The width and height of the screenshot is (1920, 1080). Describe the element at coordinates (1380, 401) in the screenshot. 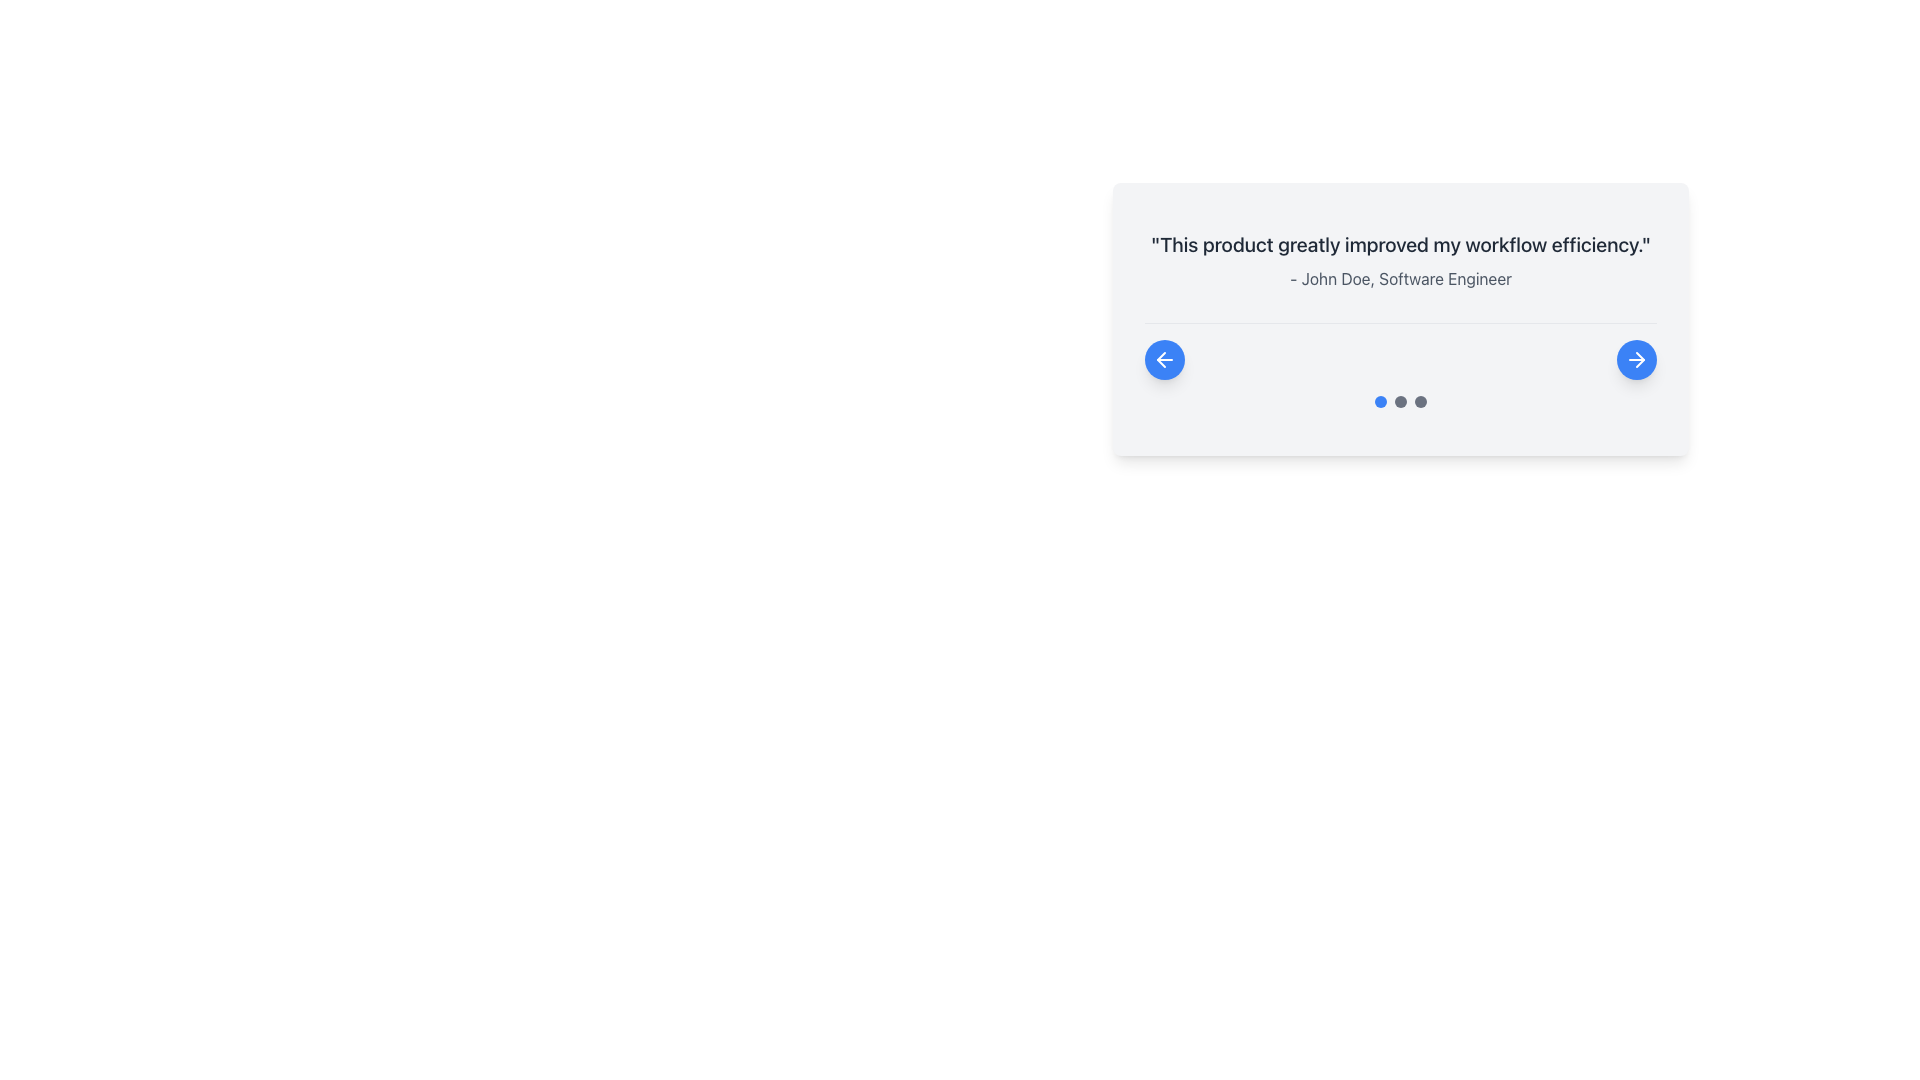

I see `the first blue circular indicator at the bottom of the testimonial box` at that location.